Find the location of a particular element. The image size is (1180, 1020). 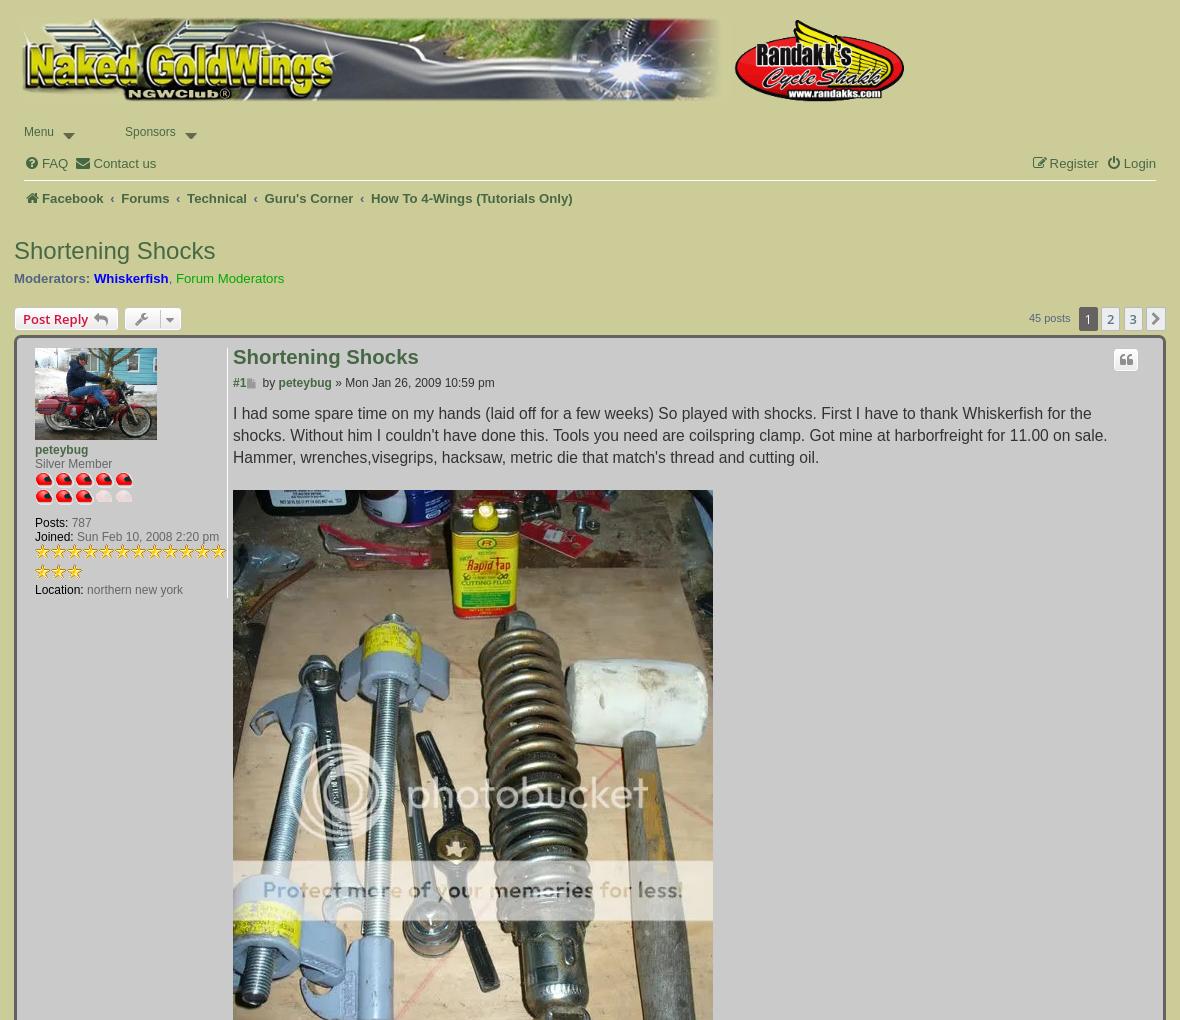

'Posts:' is located at coordinates (50, 521).